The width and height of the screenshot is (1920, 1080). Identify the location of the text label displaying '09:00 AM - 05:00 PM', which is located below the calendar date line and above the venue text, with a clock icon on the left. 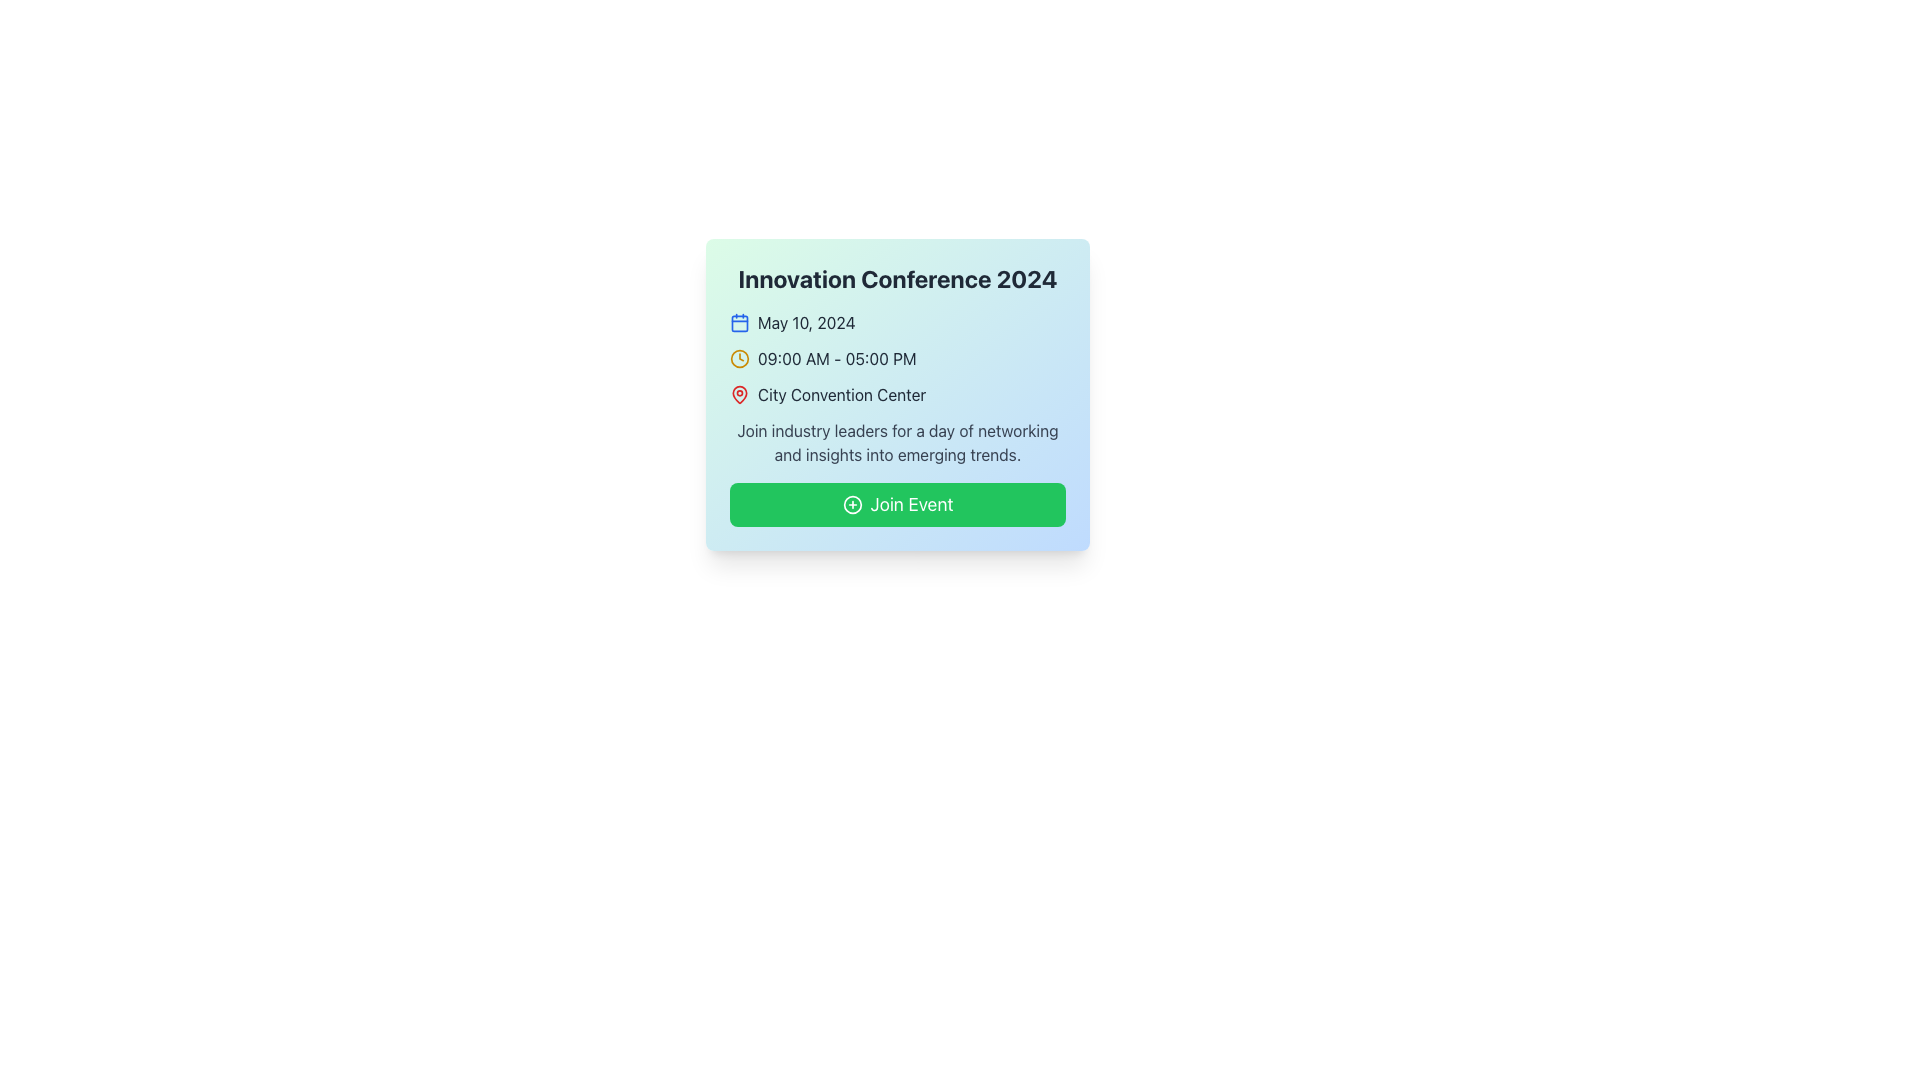
(837, 357).